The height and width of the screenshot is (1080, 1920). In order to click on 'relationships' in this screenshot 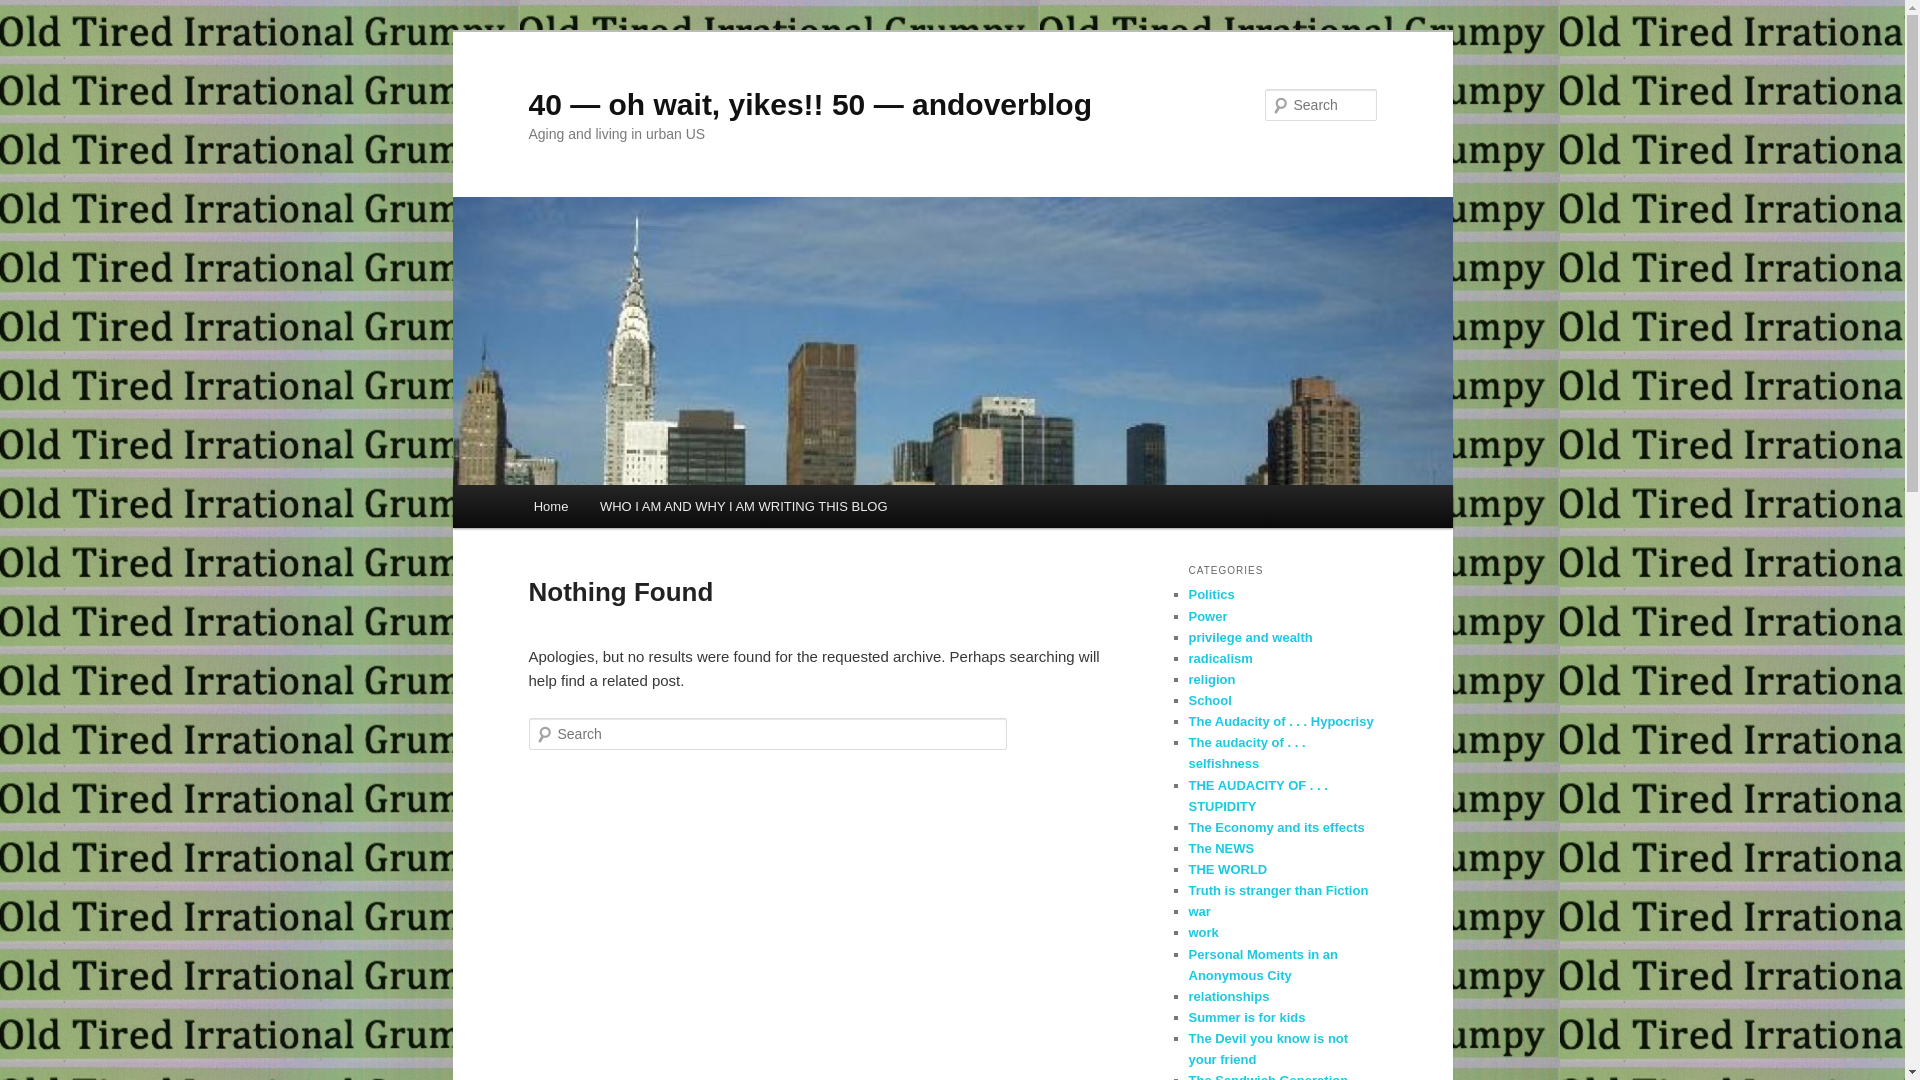, I will do `click(1227, 996)`.